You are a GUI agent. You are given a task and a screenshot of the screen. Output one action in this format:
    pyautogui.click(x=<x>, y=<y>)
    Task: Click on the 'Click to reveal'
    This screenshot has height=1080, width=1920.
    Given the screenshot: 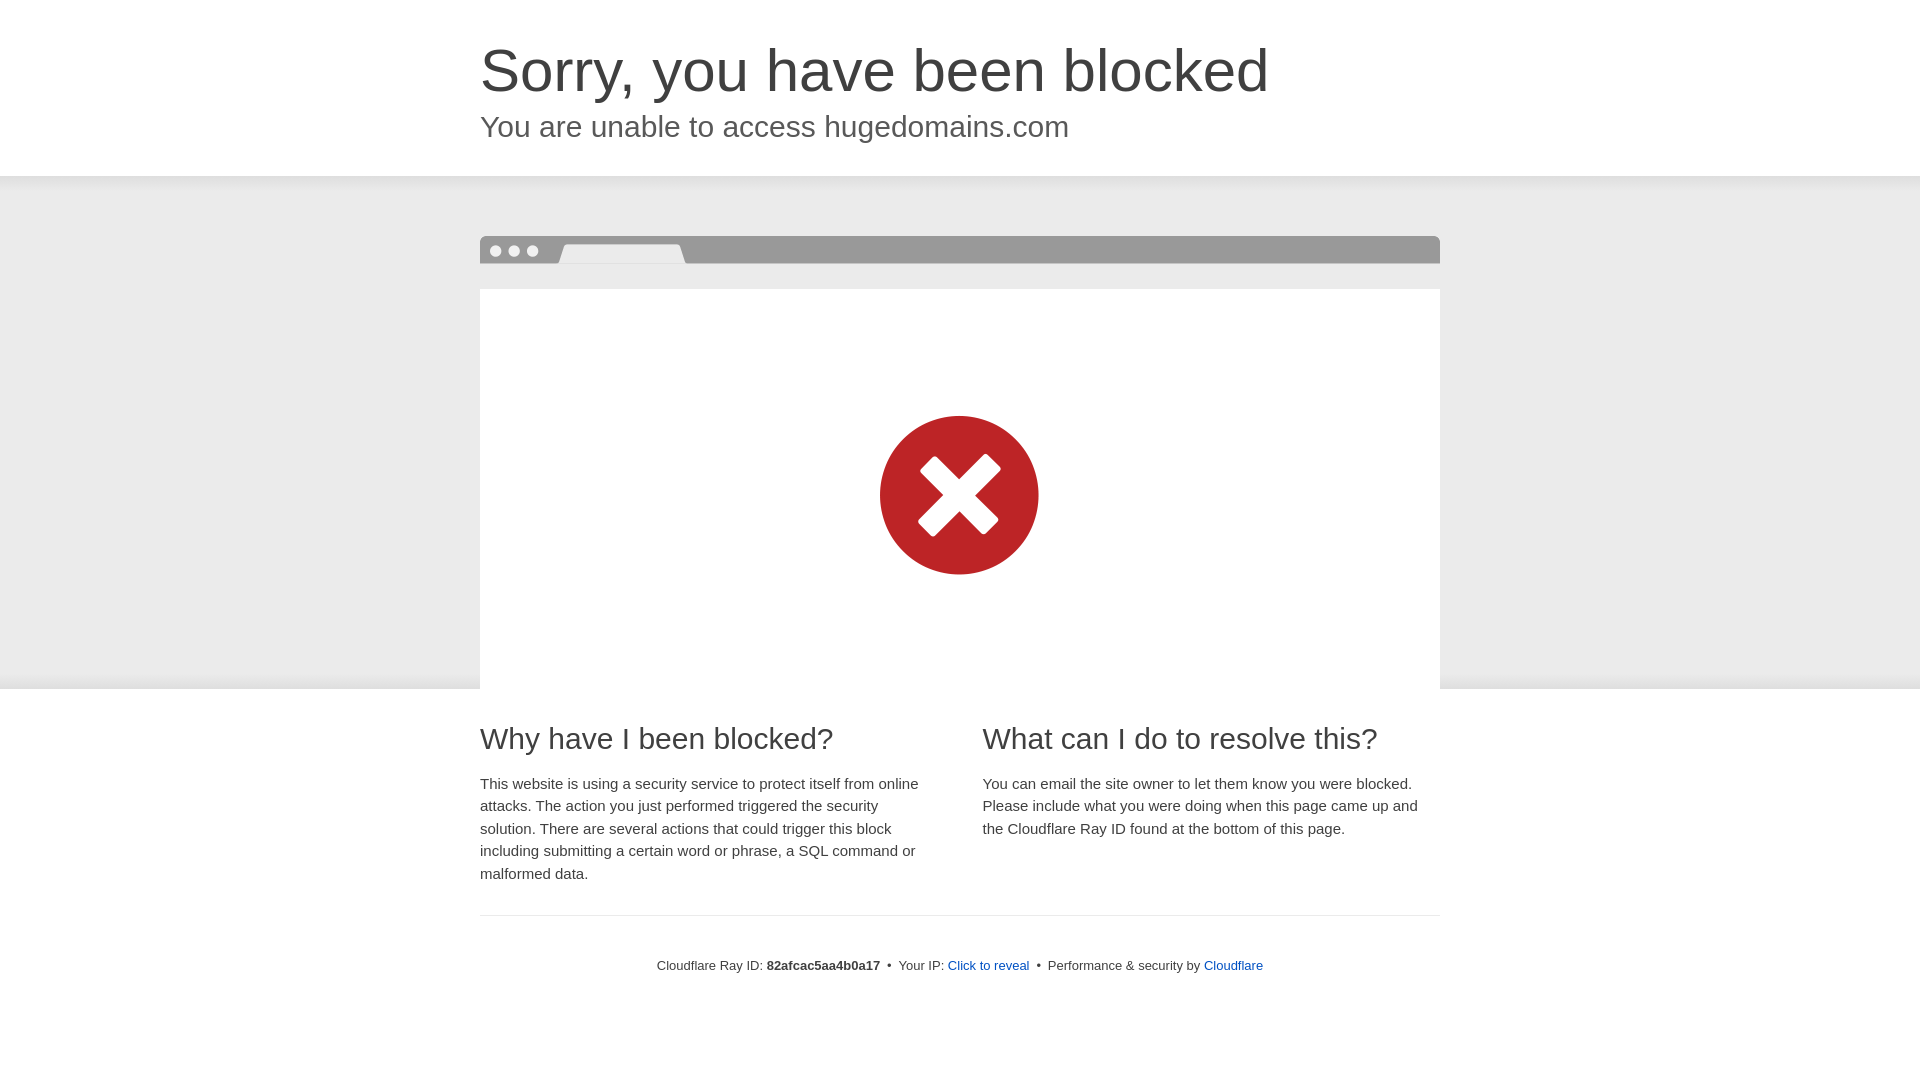 What is the action you would take?
    pyautogui.click(x=988, y=964)
    